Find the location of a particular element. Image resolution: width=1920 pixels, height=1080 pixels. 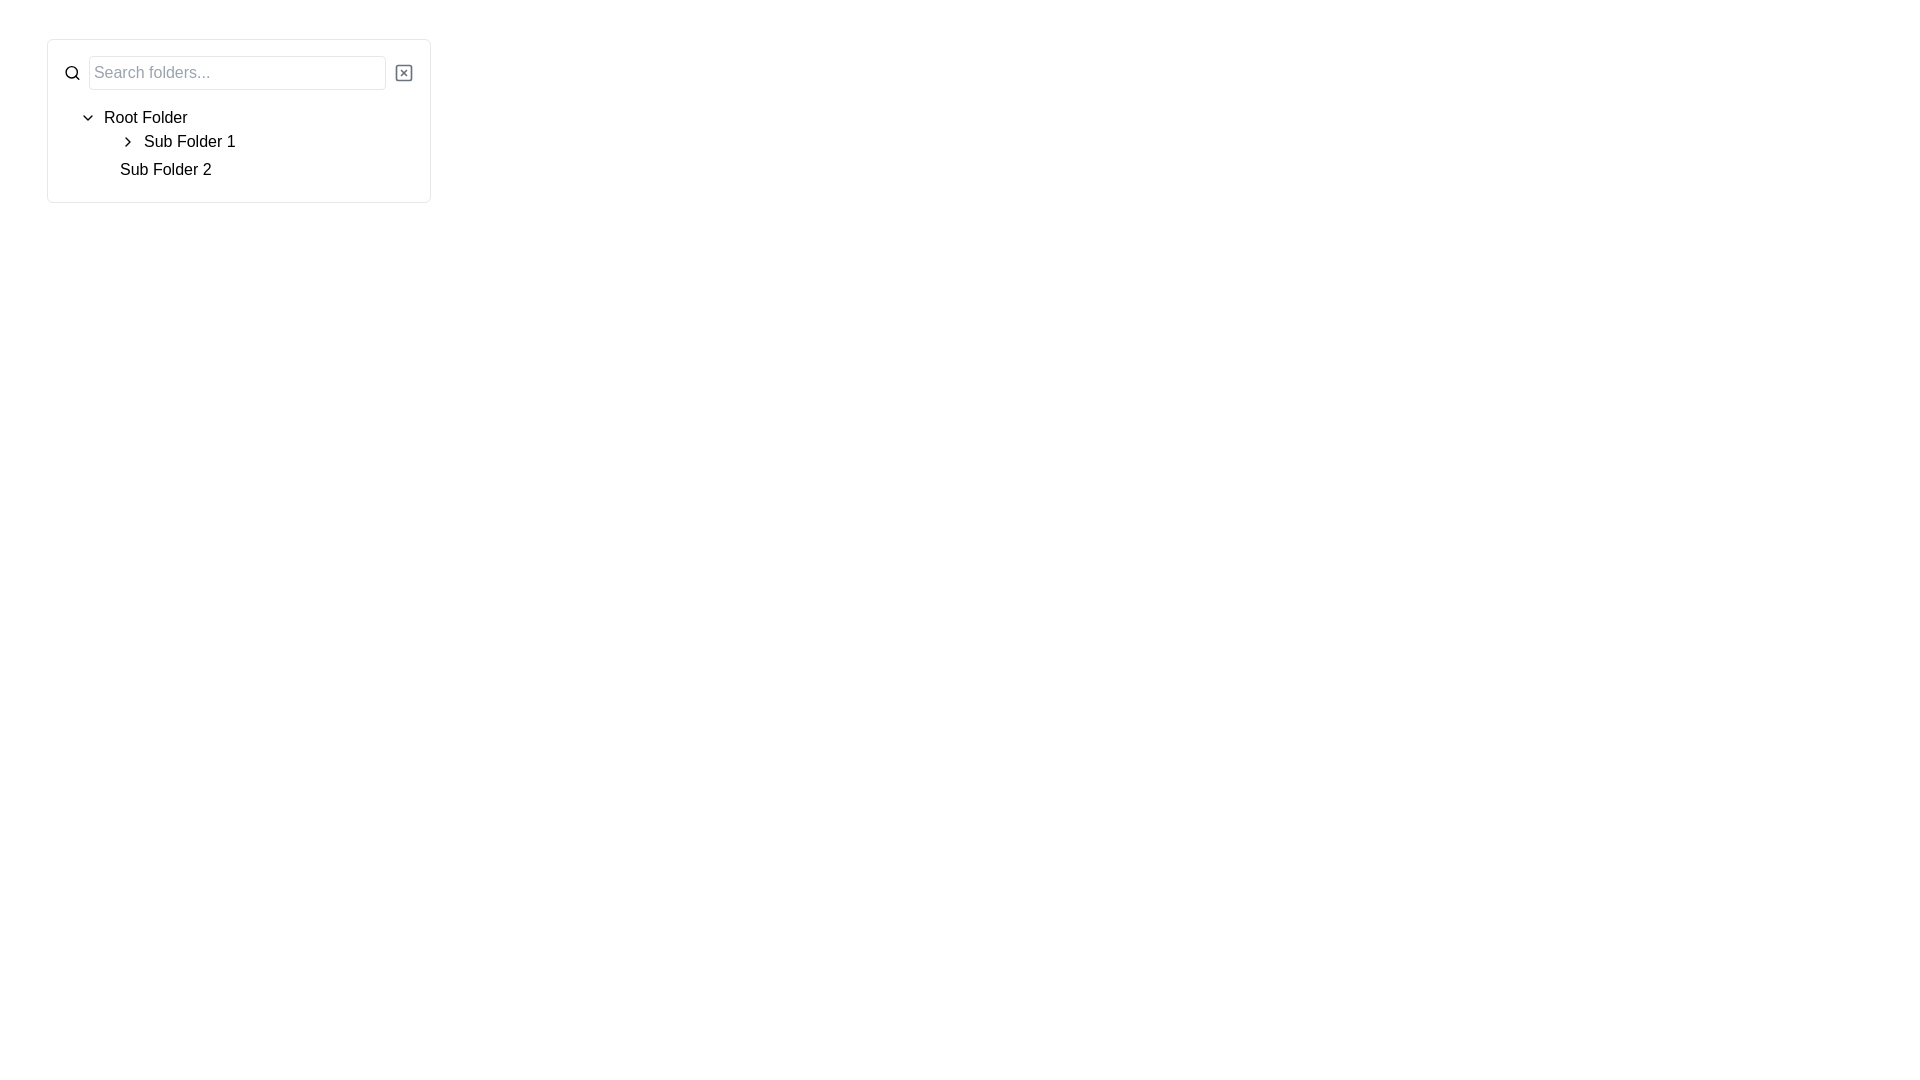

the circular lens segment of the search icon located at the upper-left of the search bar is located at coordinates (71, 71).